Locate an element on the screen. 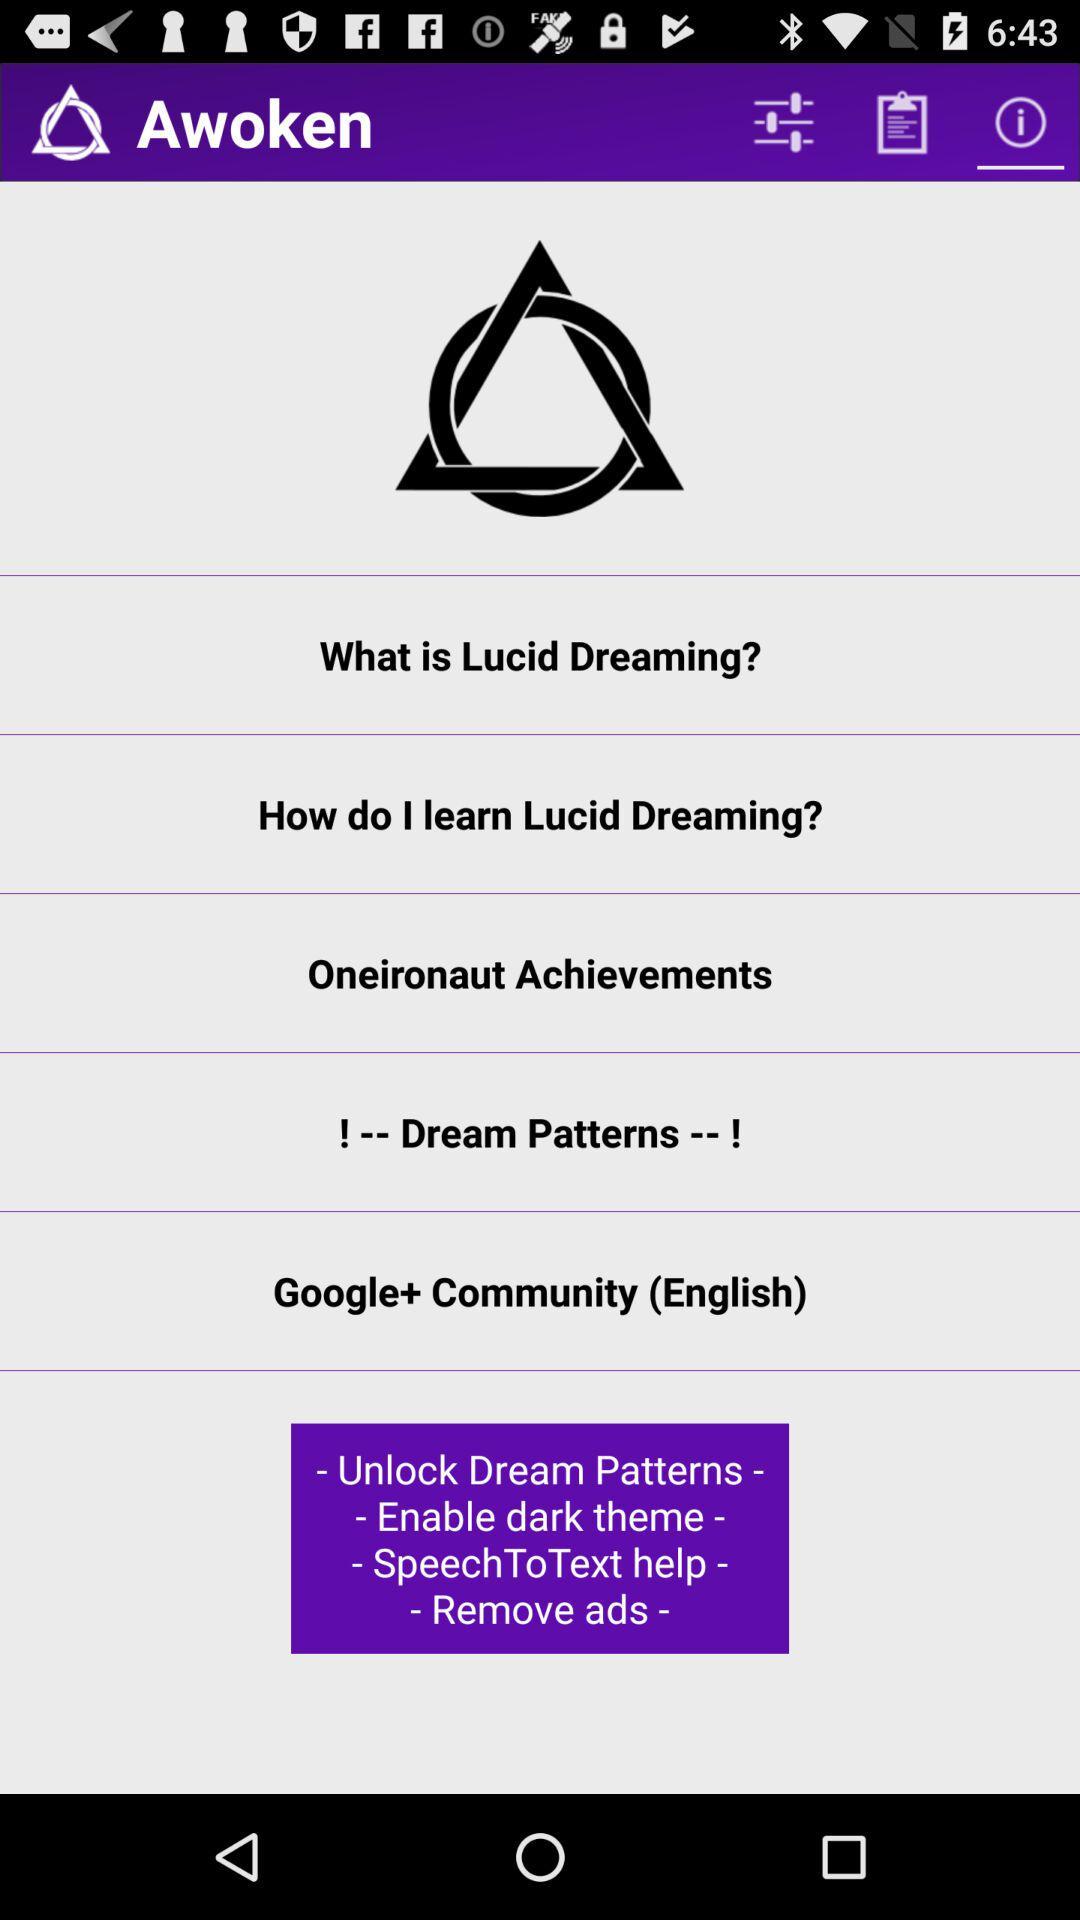 The height and width of the screenshot is (1920, 1080). notifications is located at coordinates (69, 121).